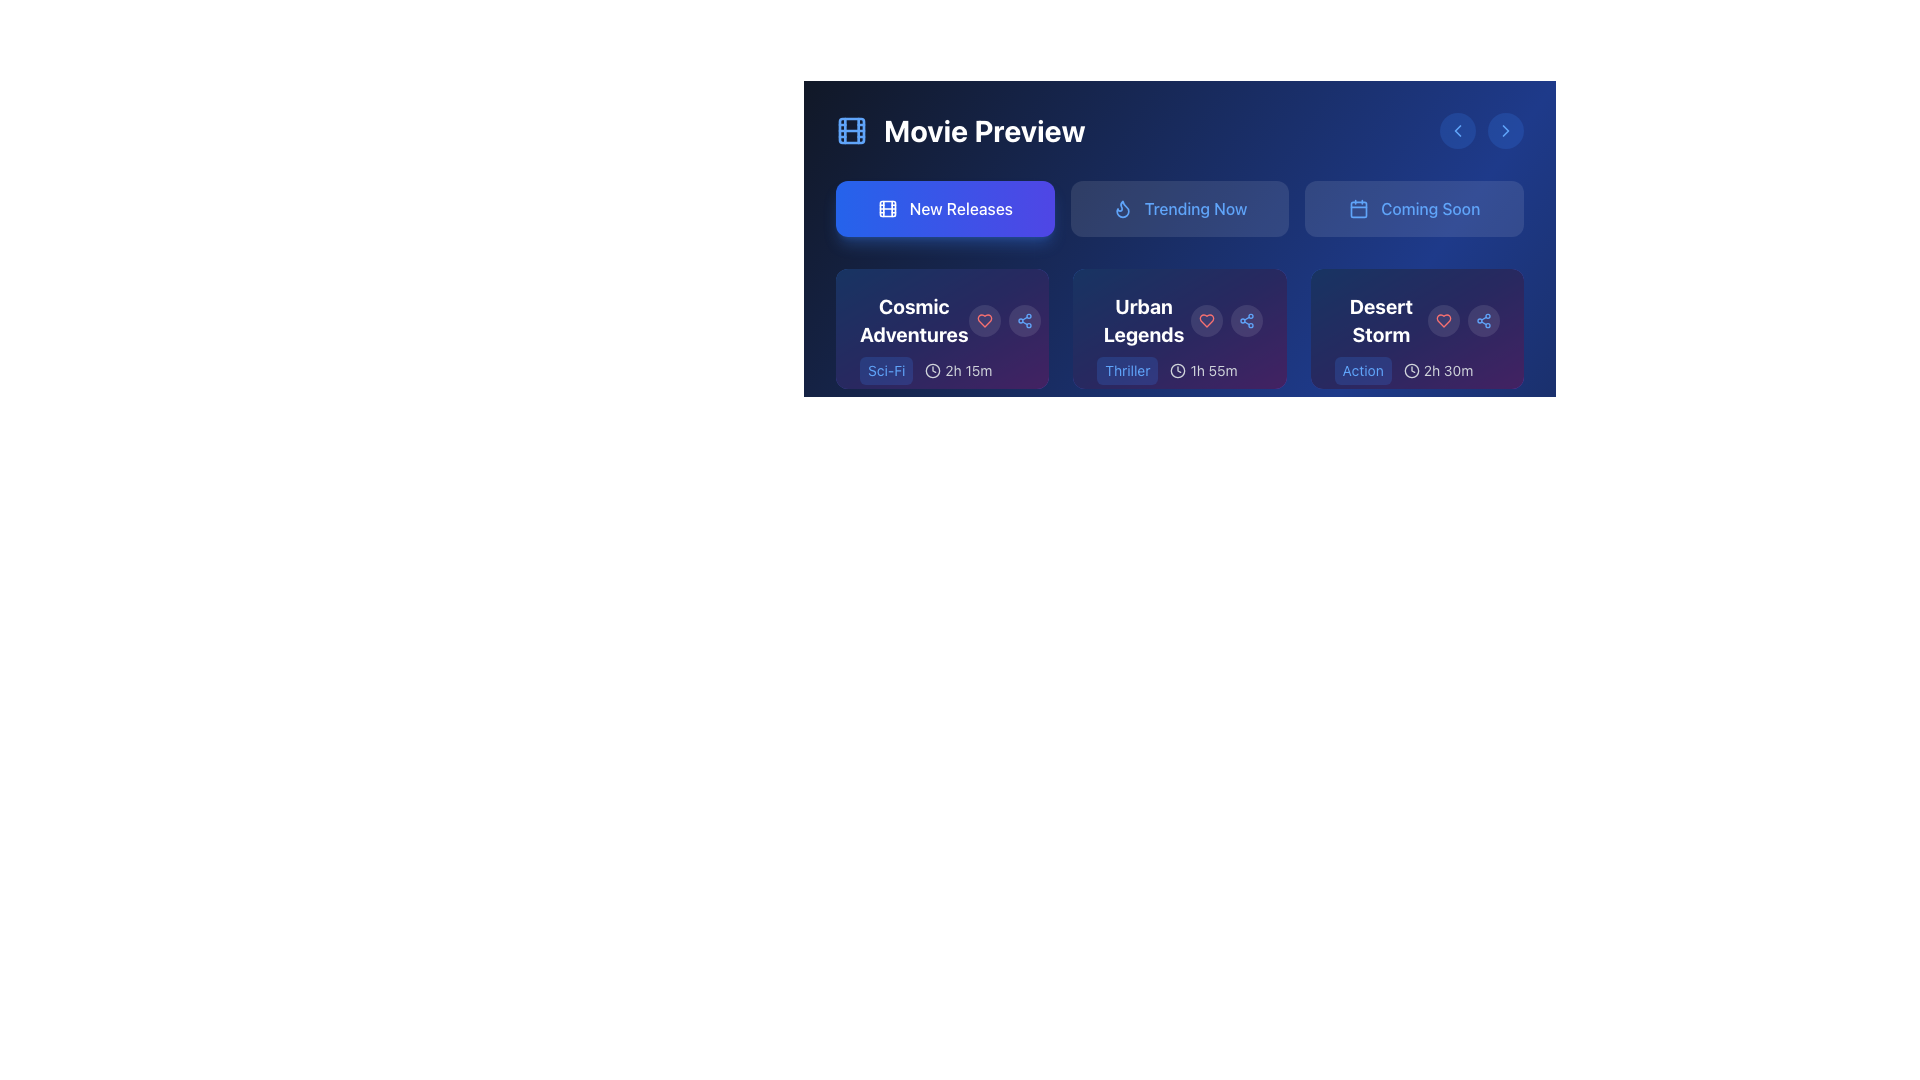 The width and height of the screenshot is (1920, 1080). Describe the element at coordinates (1024, 319) in the screenshot. I see `the share button located within the 'Cosmic Adventures' card to observe any visual effects` at that location.